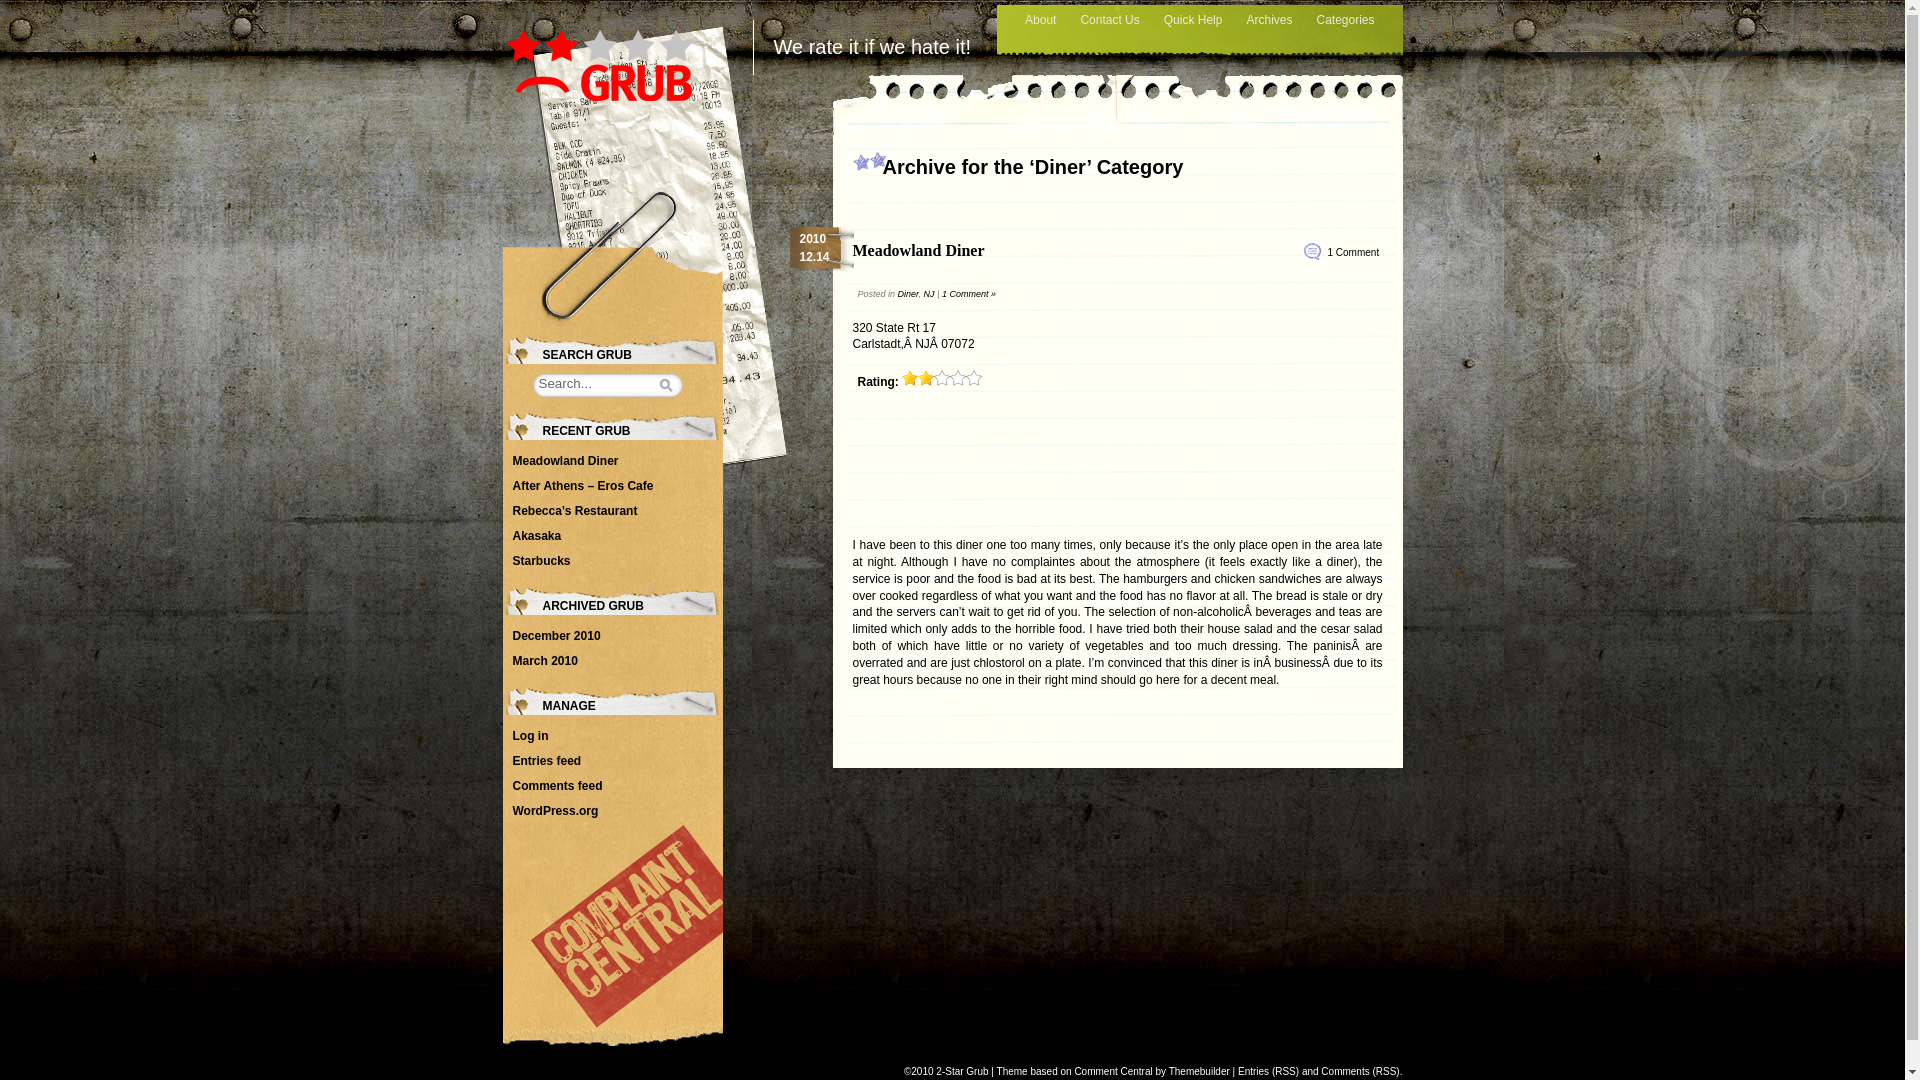 Image resolution: width=1920 pixels, height=1080 pixels. What do you see at coordinates (512, 736) in the screenshot?
I see `'Log in'` at bounding box center [512, 736].